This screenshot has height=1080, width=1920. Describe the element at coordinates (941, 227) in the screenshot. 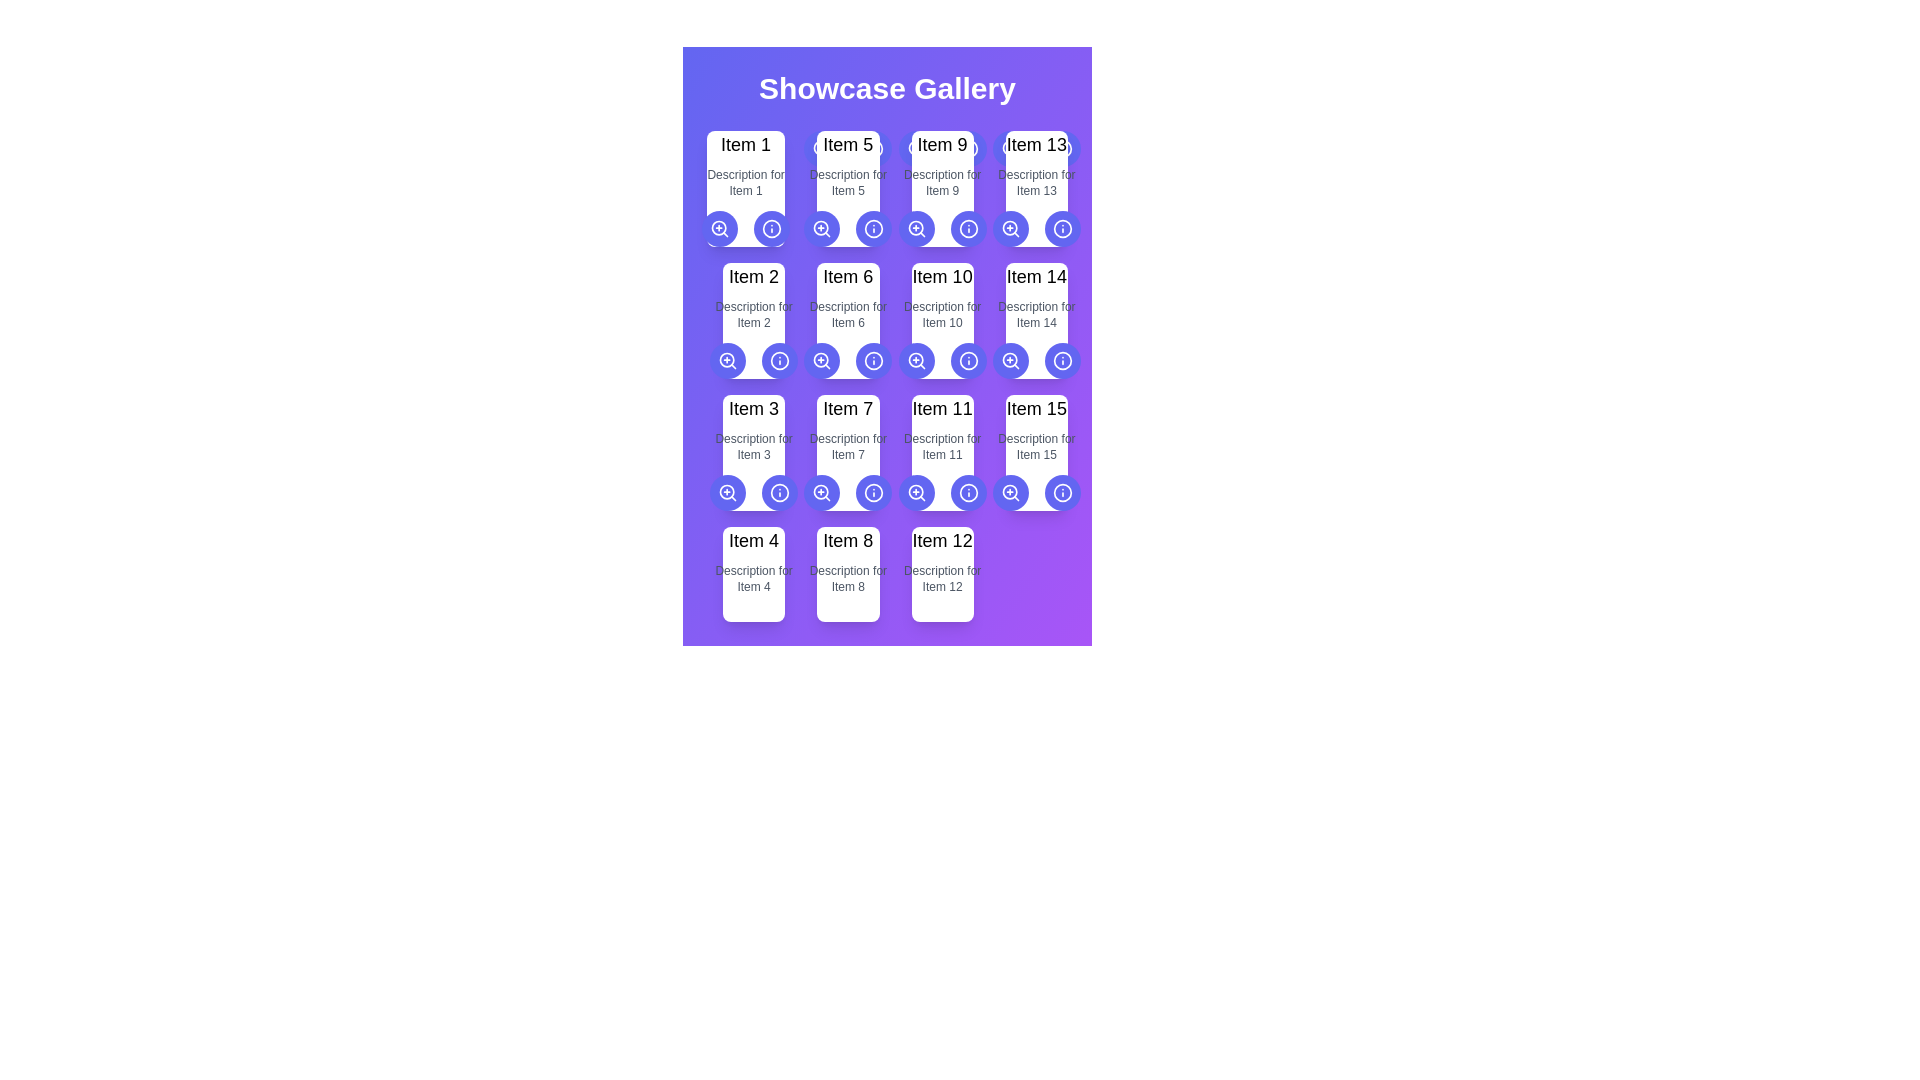

I see `the information icon on the Grouped Control Panel located in the 'Item 9' display area to show information` at that location.